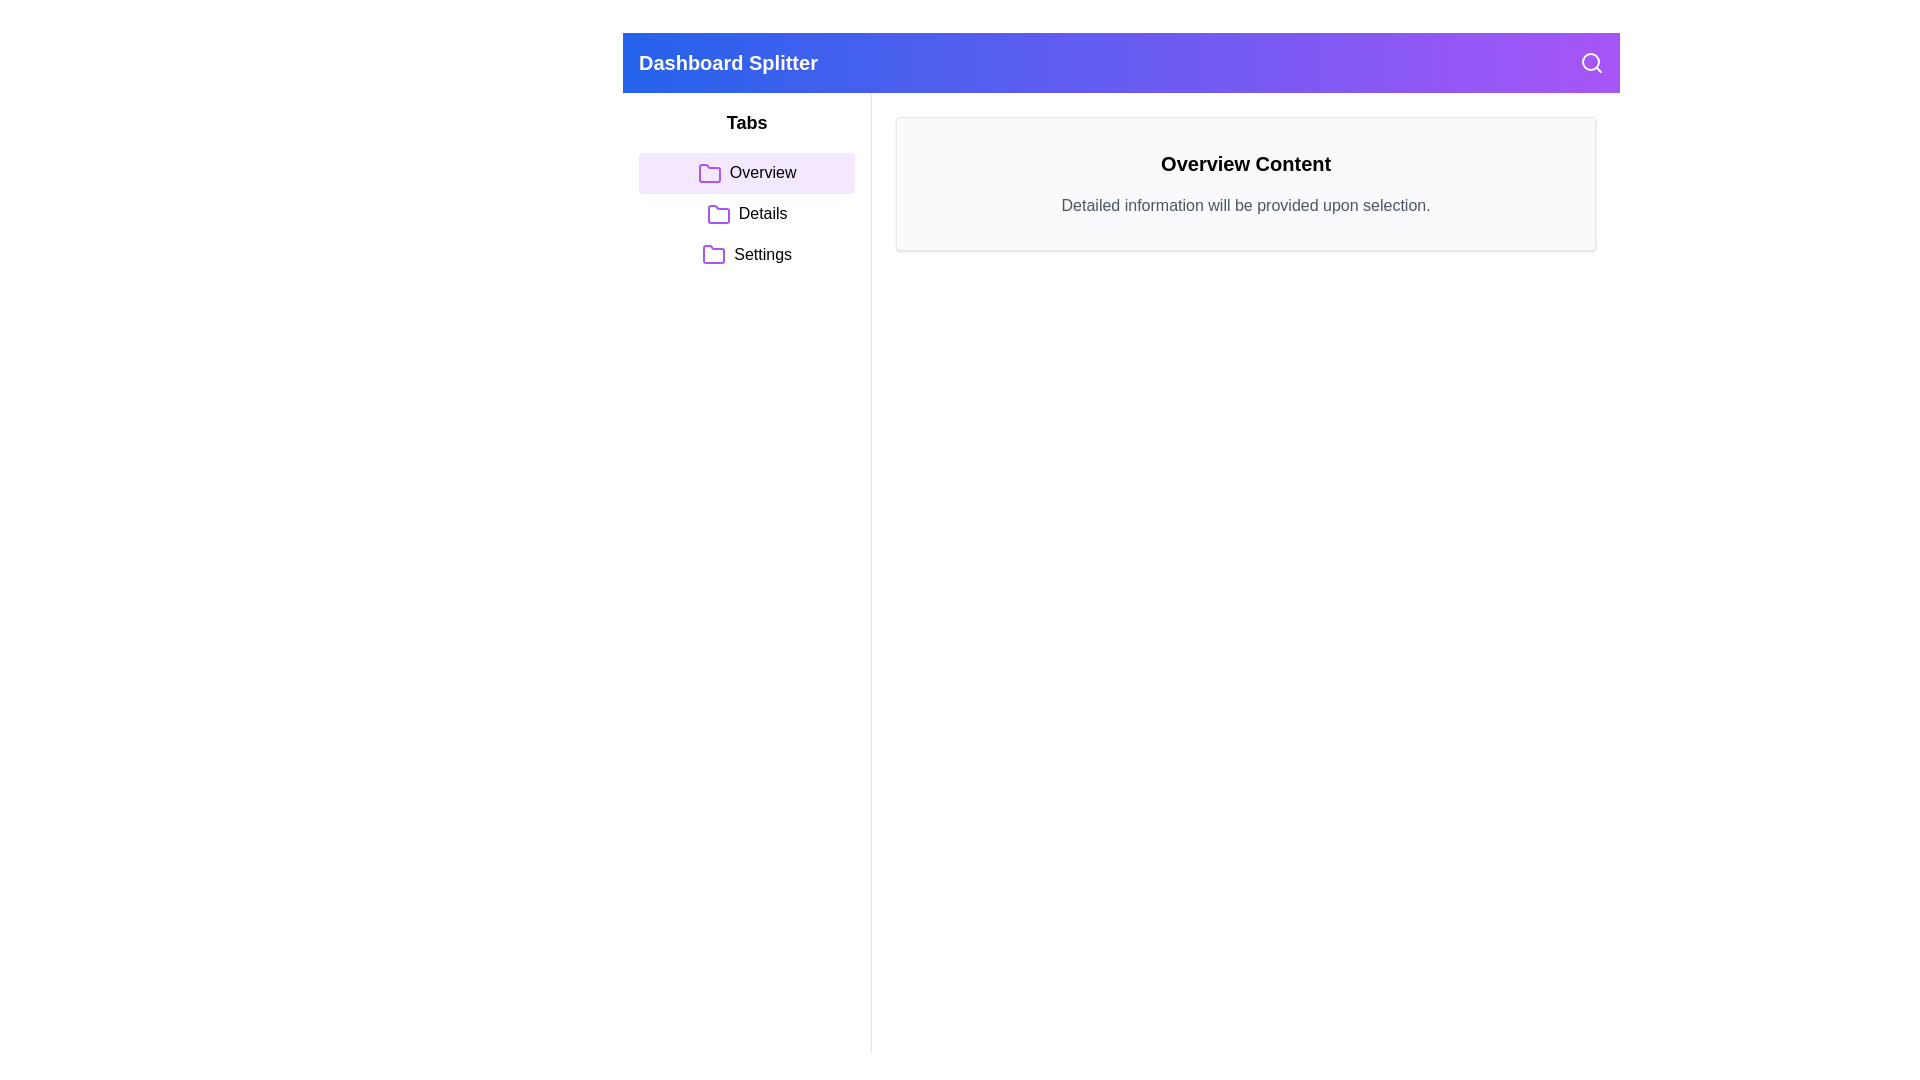 This screenshot has width=1920, height=1080. Describe the element at coordinates (746, 214) in the screenshot. I see `the 'Details' menu item, which is the second item in the vertical sidebar menu with a purple folder icon` at that location.